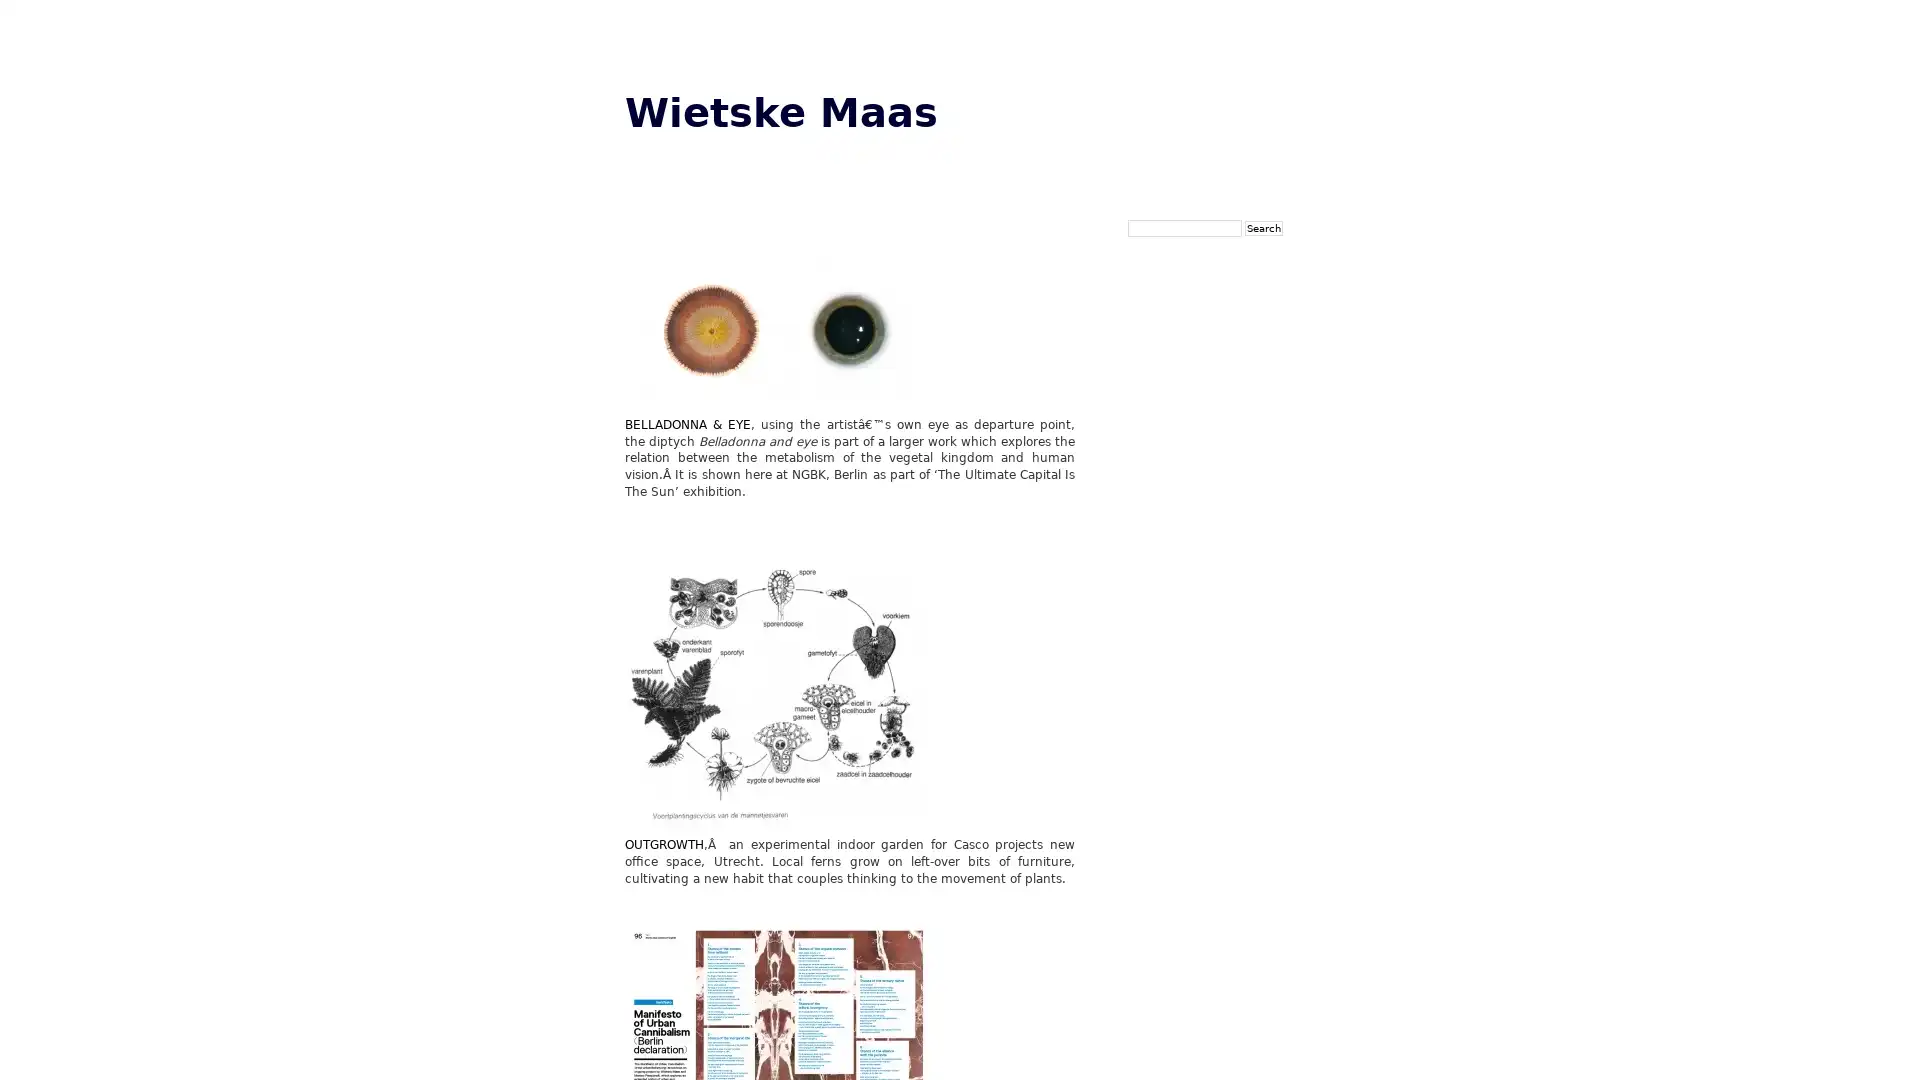  Describe the element at coordinates (1262, 227) in the screenshot. I see `Search` at that location.